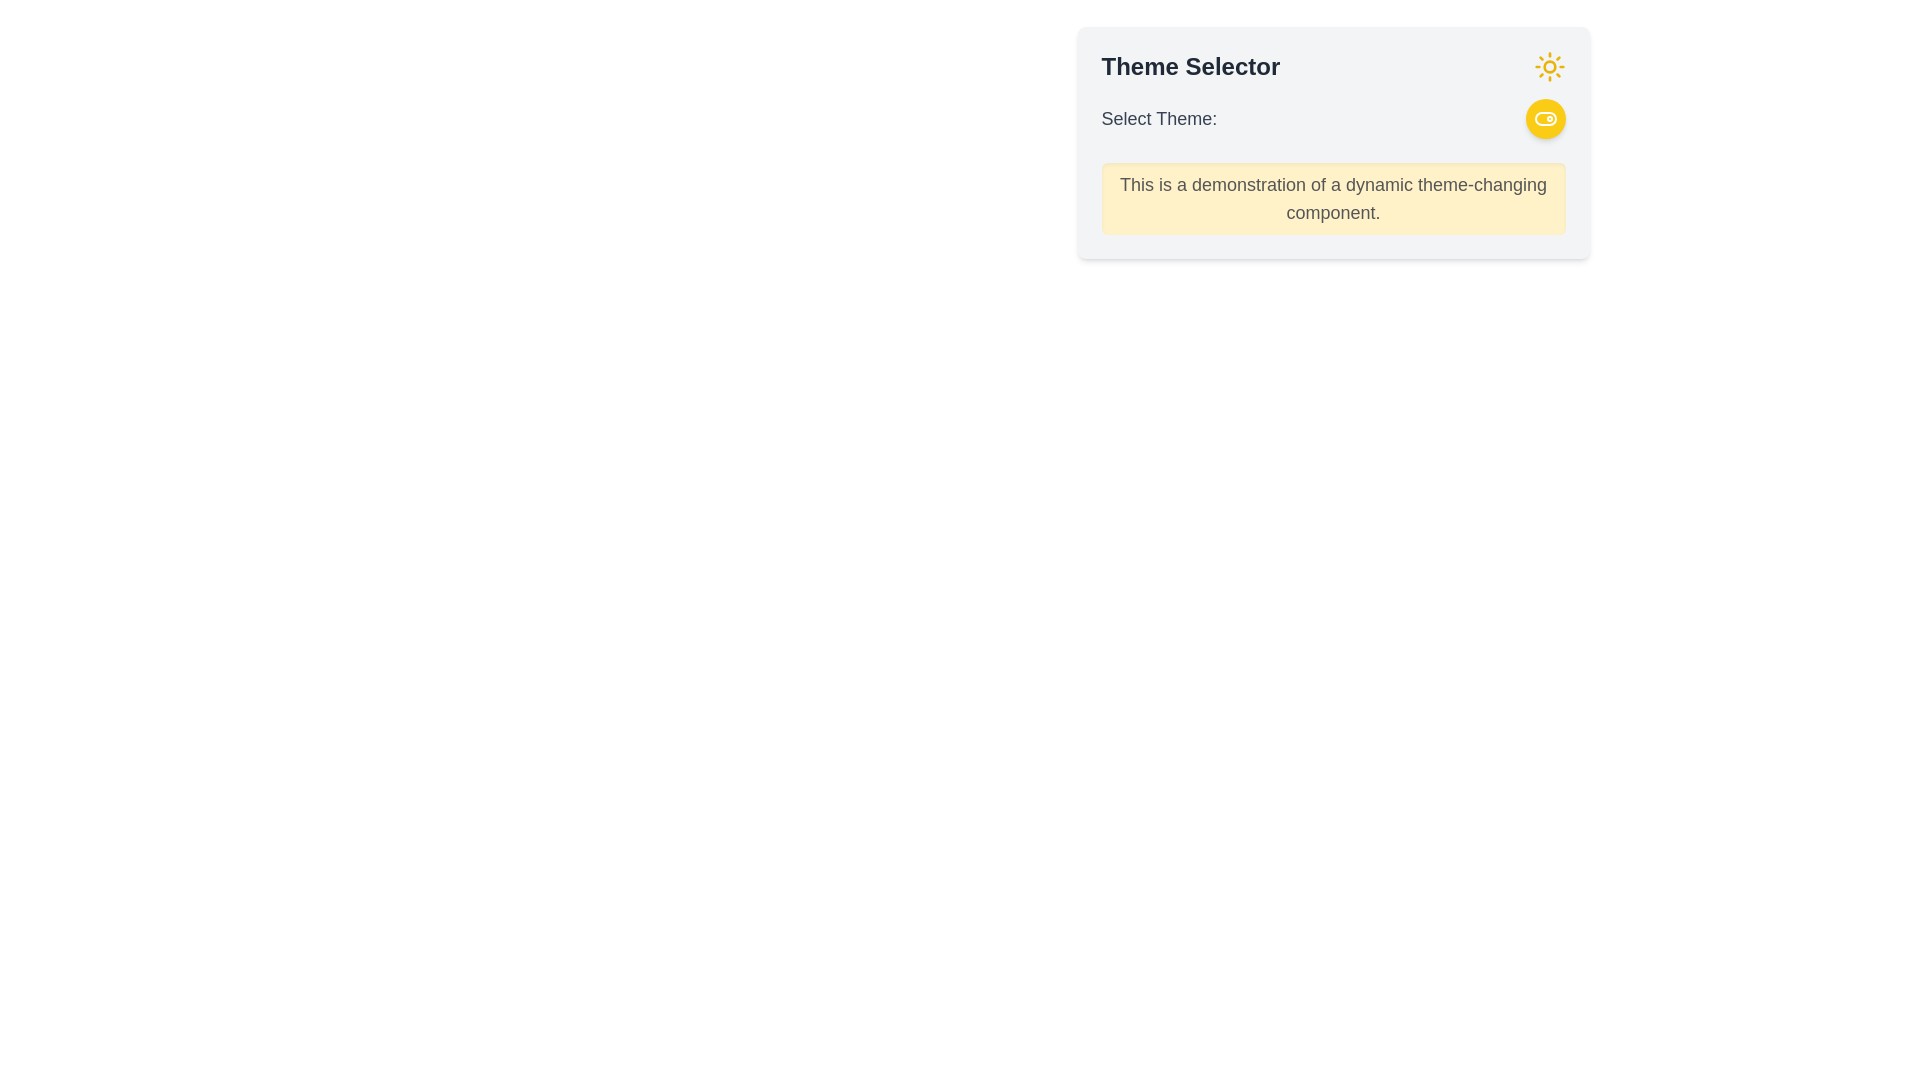  Describe the element at coordinates (1544, 119) in the screenshot. I see `the light orange elliptical background element of the toggle switch located in the top-right corner of the 'Theme Selector' card` at that location.